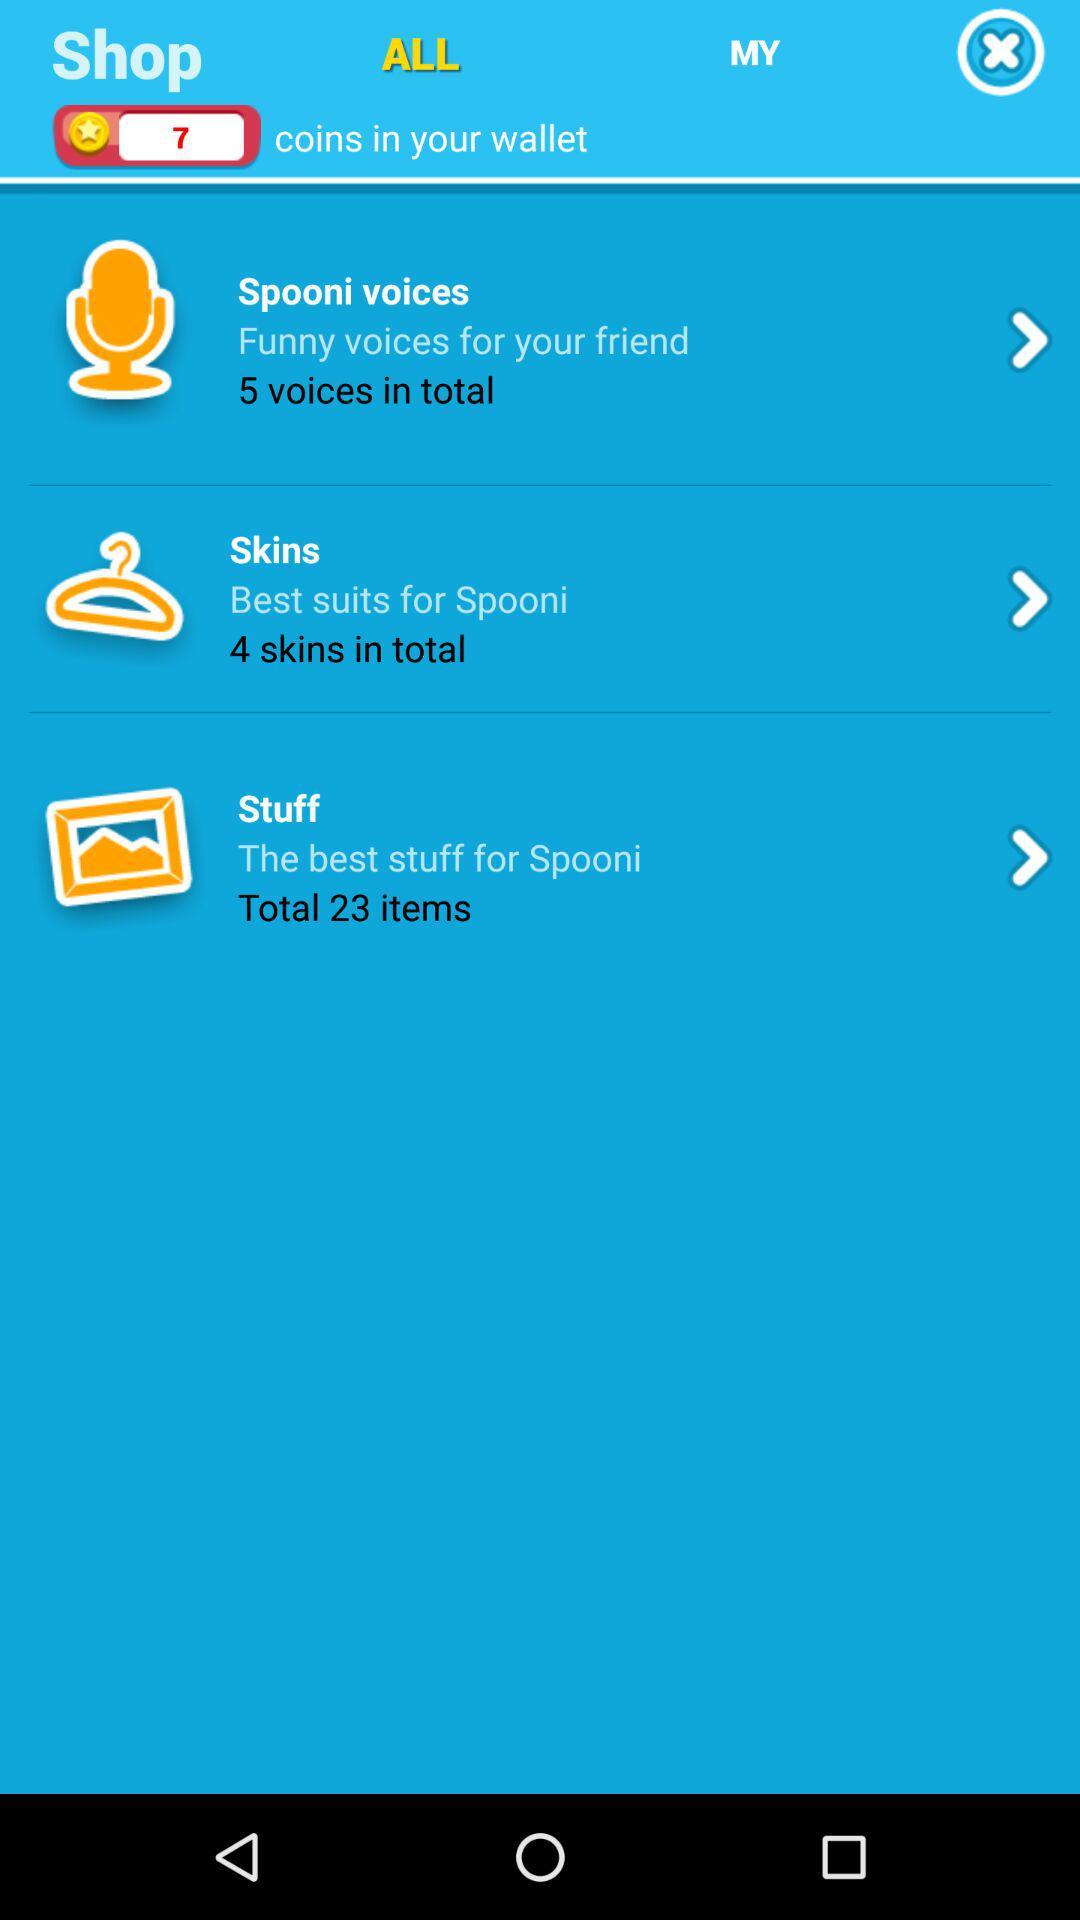 The image size is (1080, 1920). What do you see at coordinates (1000, 55) in the screenshot?
I see `the close icon` at bounding box center [1000, 55].